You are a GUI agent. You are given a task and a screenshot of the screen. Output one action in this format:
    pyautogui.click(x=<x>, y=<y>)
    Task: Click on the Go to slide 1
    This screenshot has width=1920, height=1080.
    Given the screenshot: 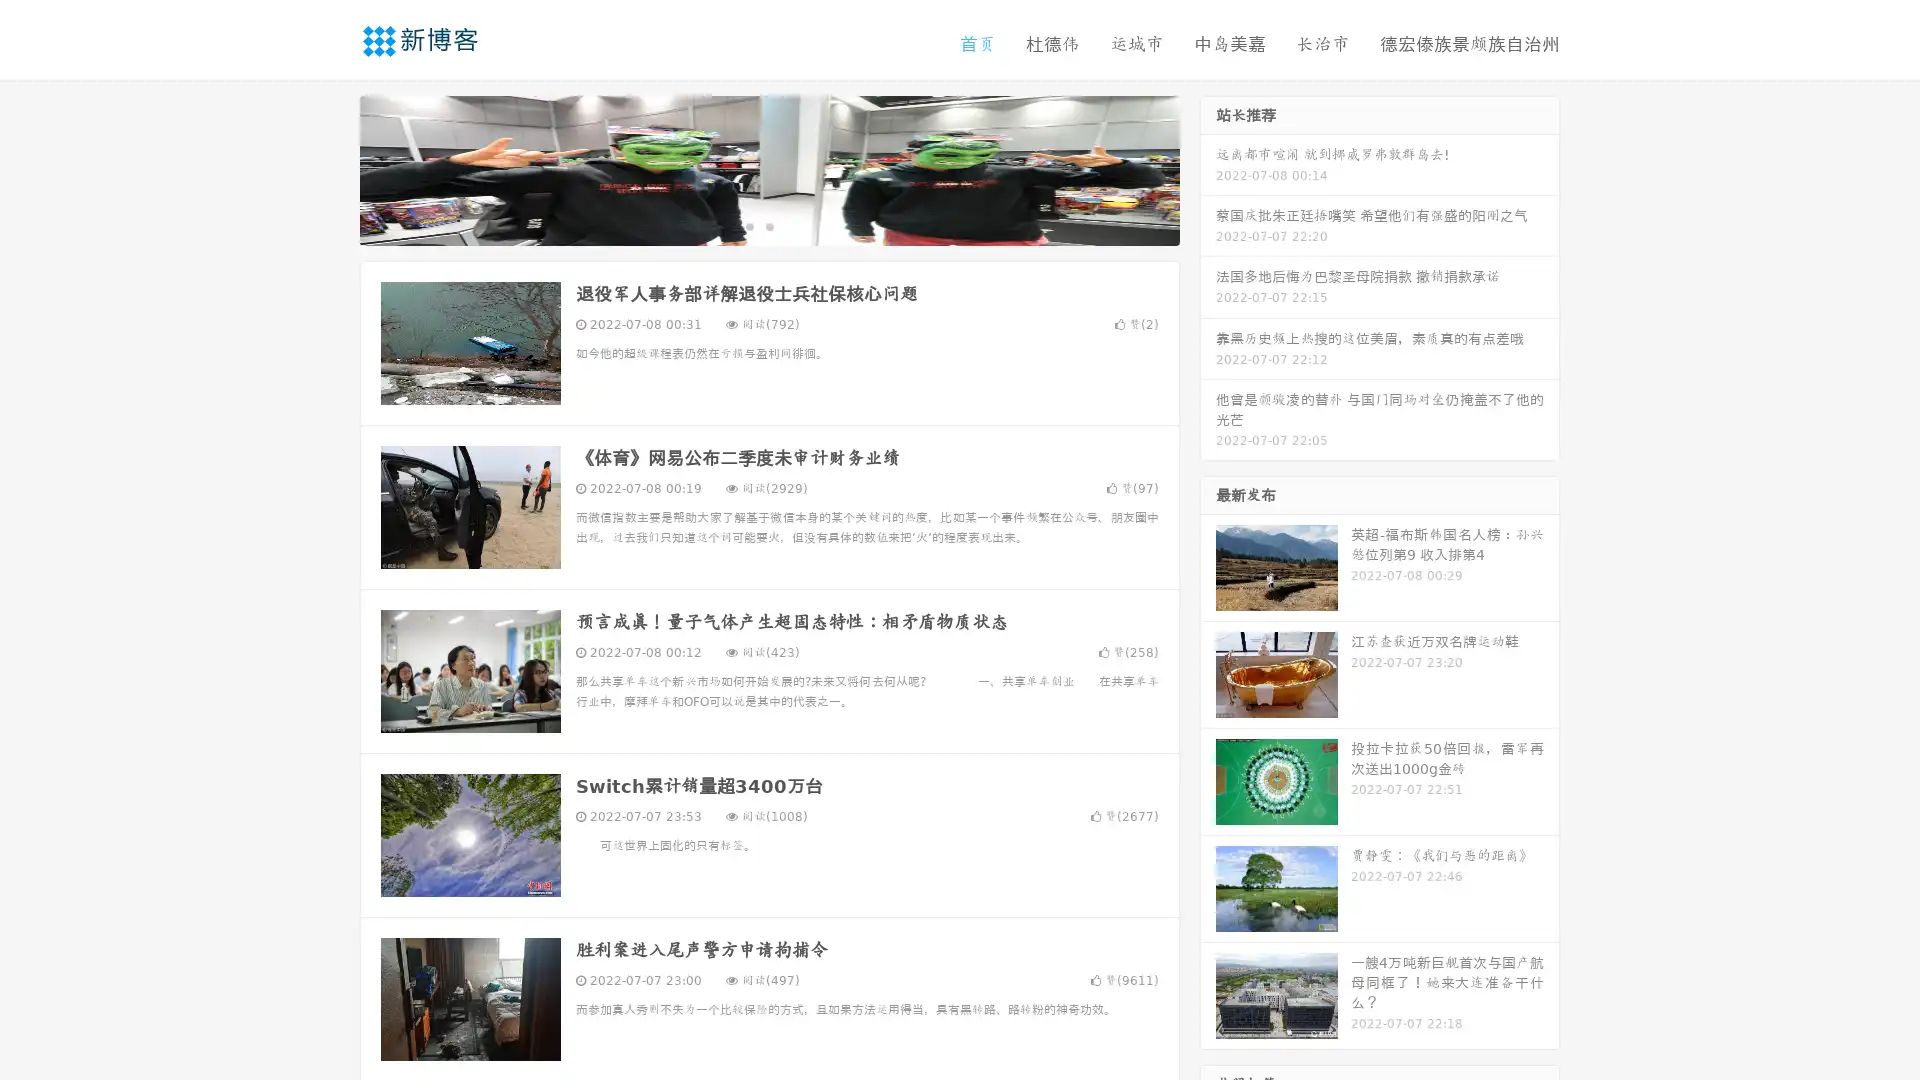 What is the action you would take?
    pyautogui.click(x=748, y=225)
    